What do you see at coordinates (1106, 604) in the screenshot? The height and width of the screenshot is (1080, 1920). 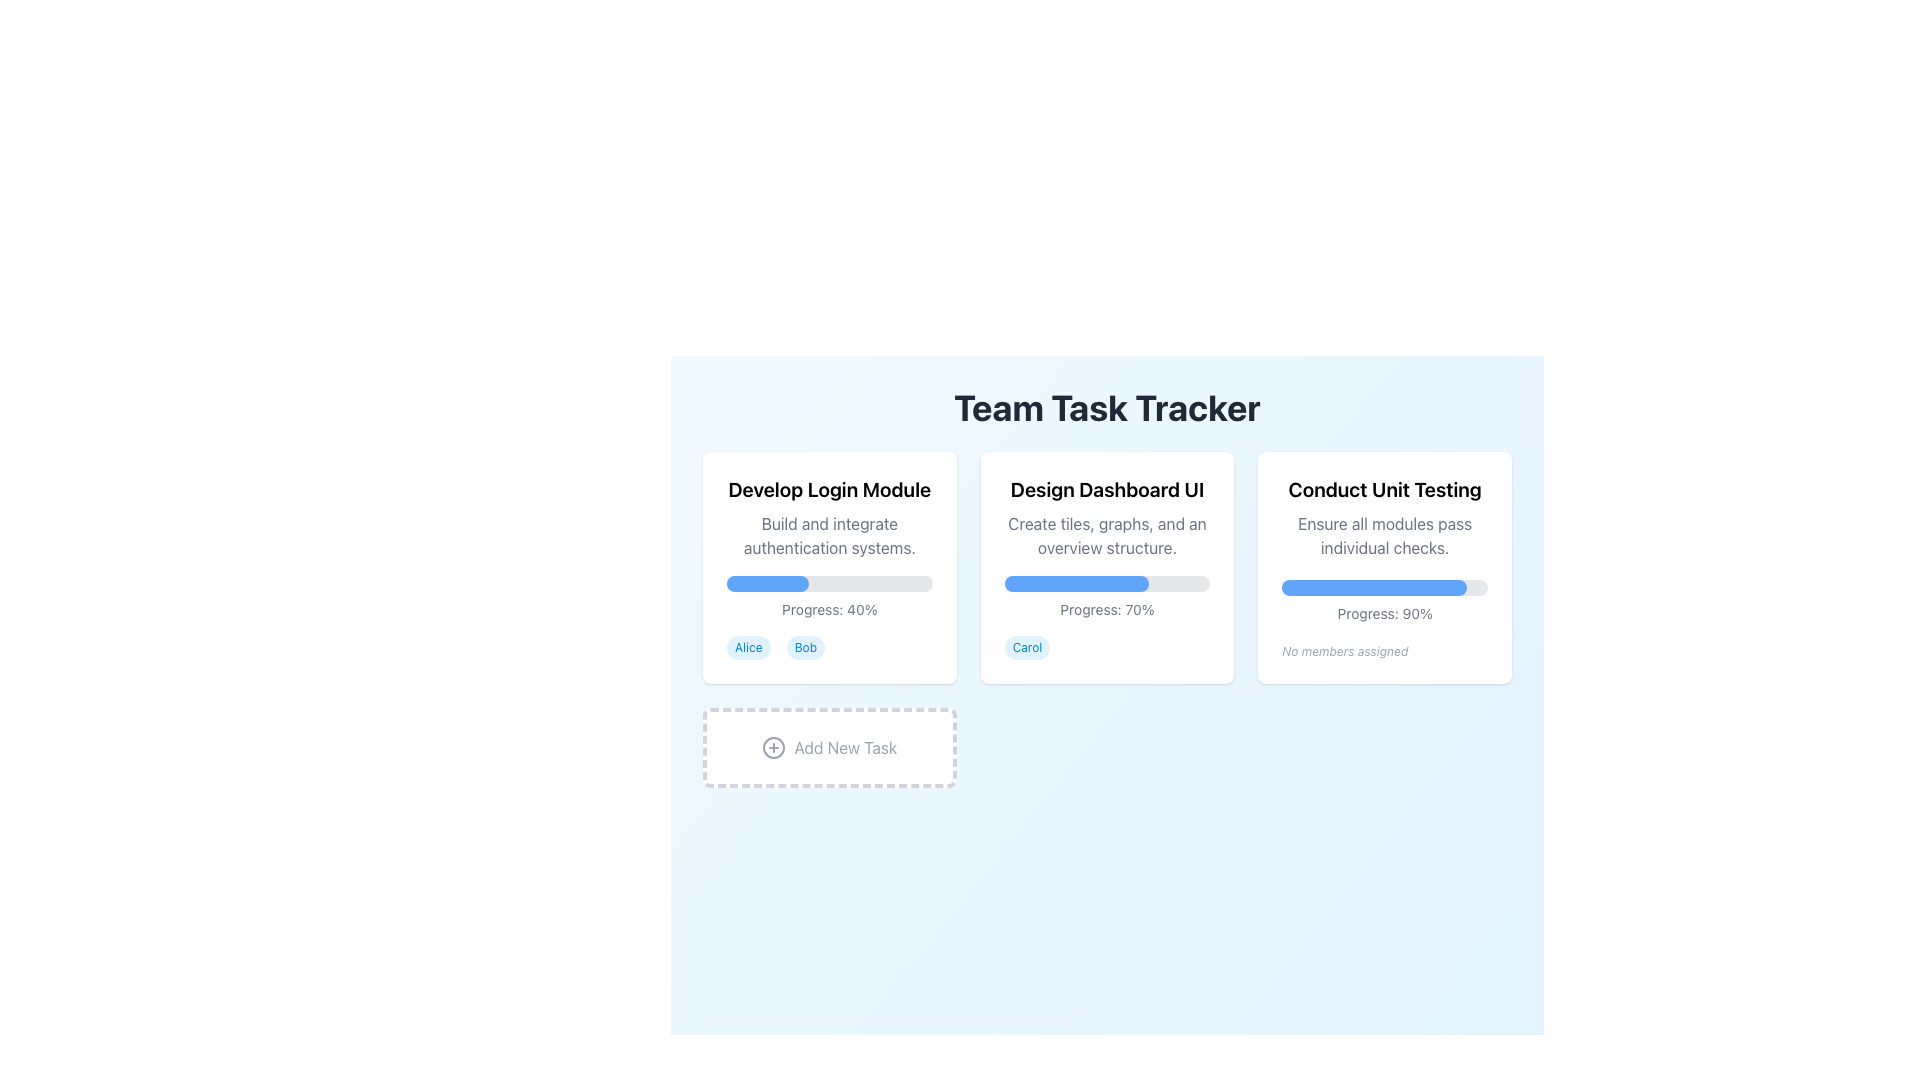 I see `the progress percentage text displayed below the blue progress bar in the 'Design Dashboard UI' card to utilize the information in decision-making` at bounding box center [1106, 604].